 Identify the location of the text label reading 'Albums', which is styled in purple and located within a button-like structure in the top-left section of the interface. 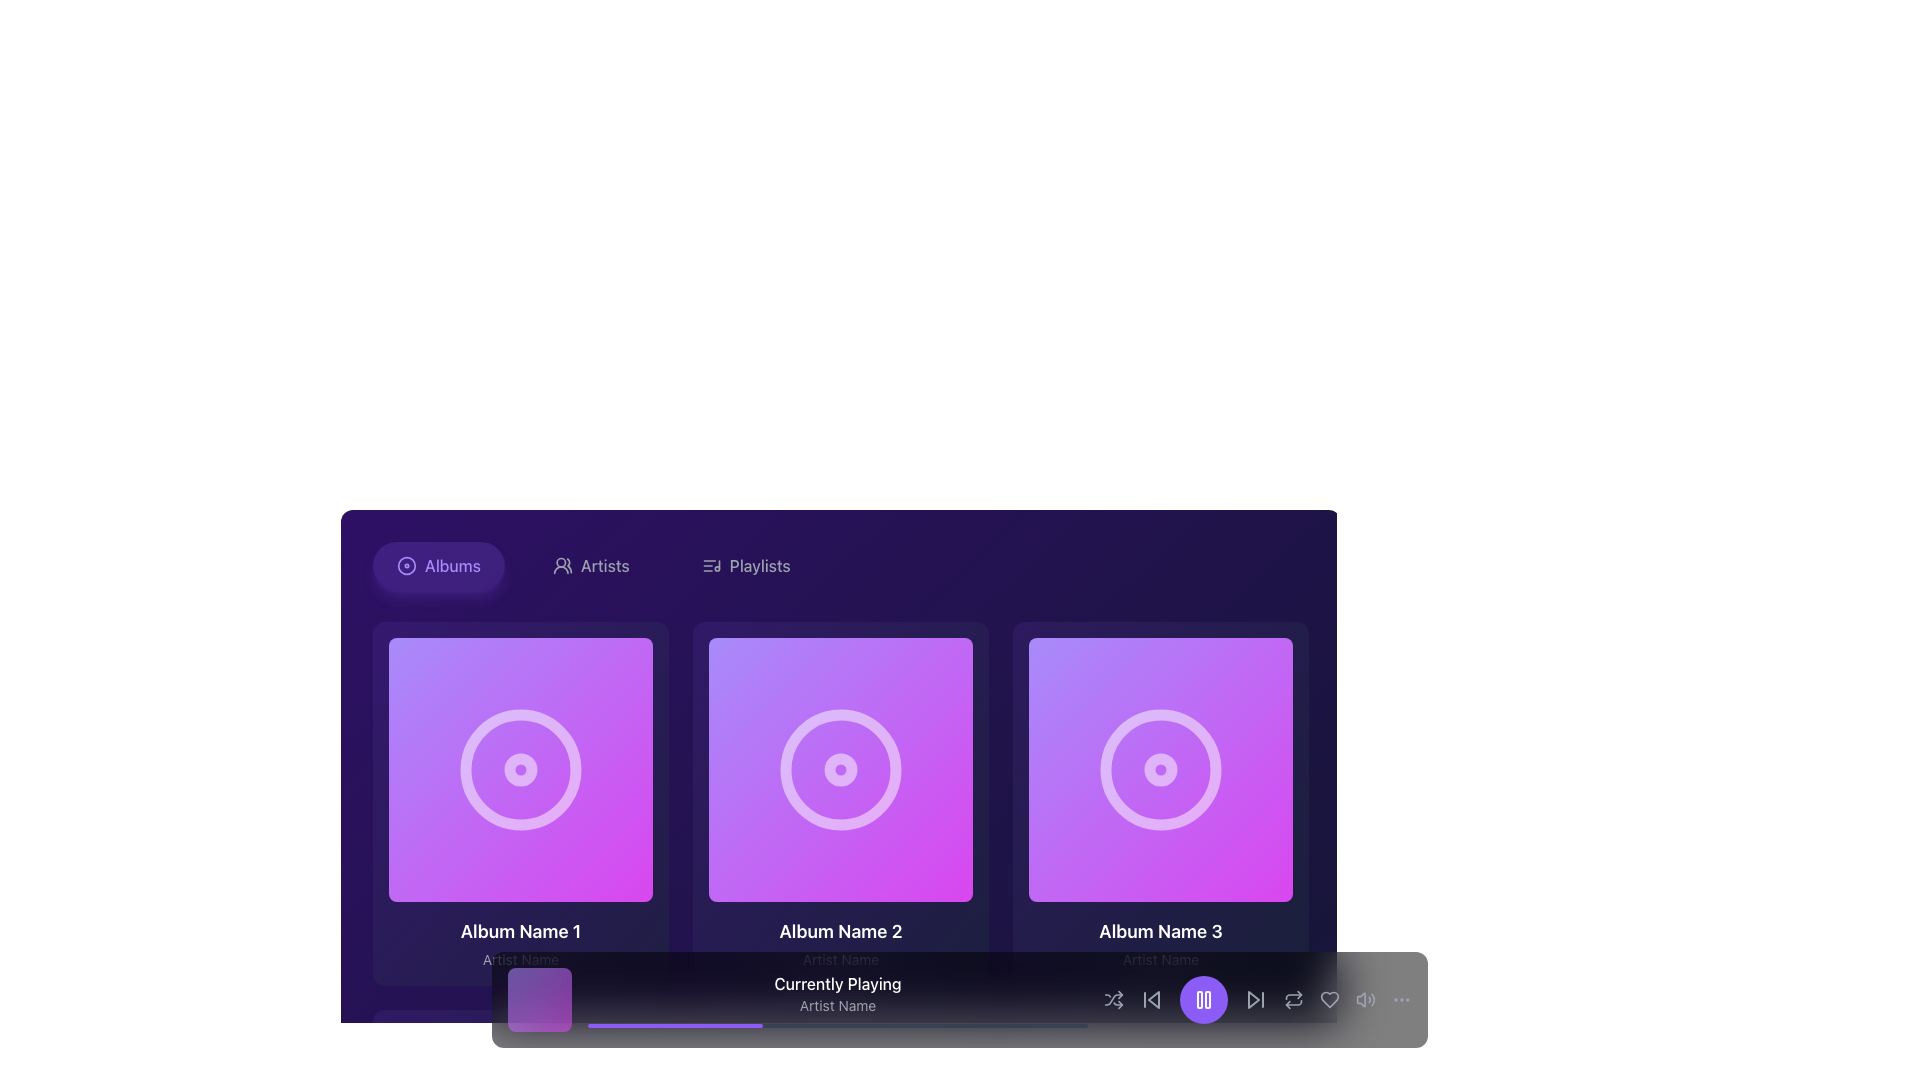
(451, 566).